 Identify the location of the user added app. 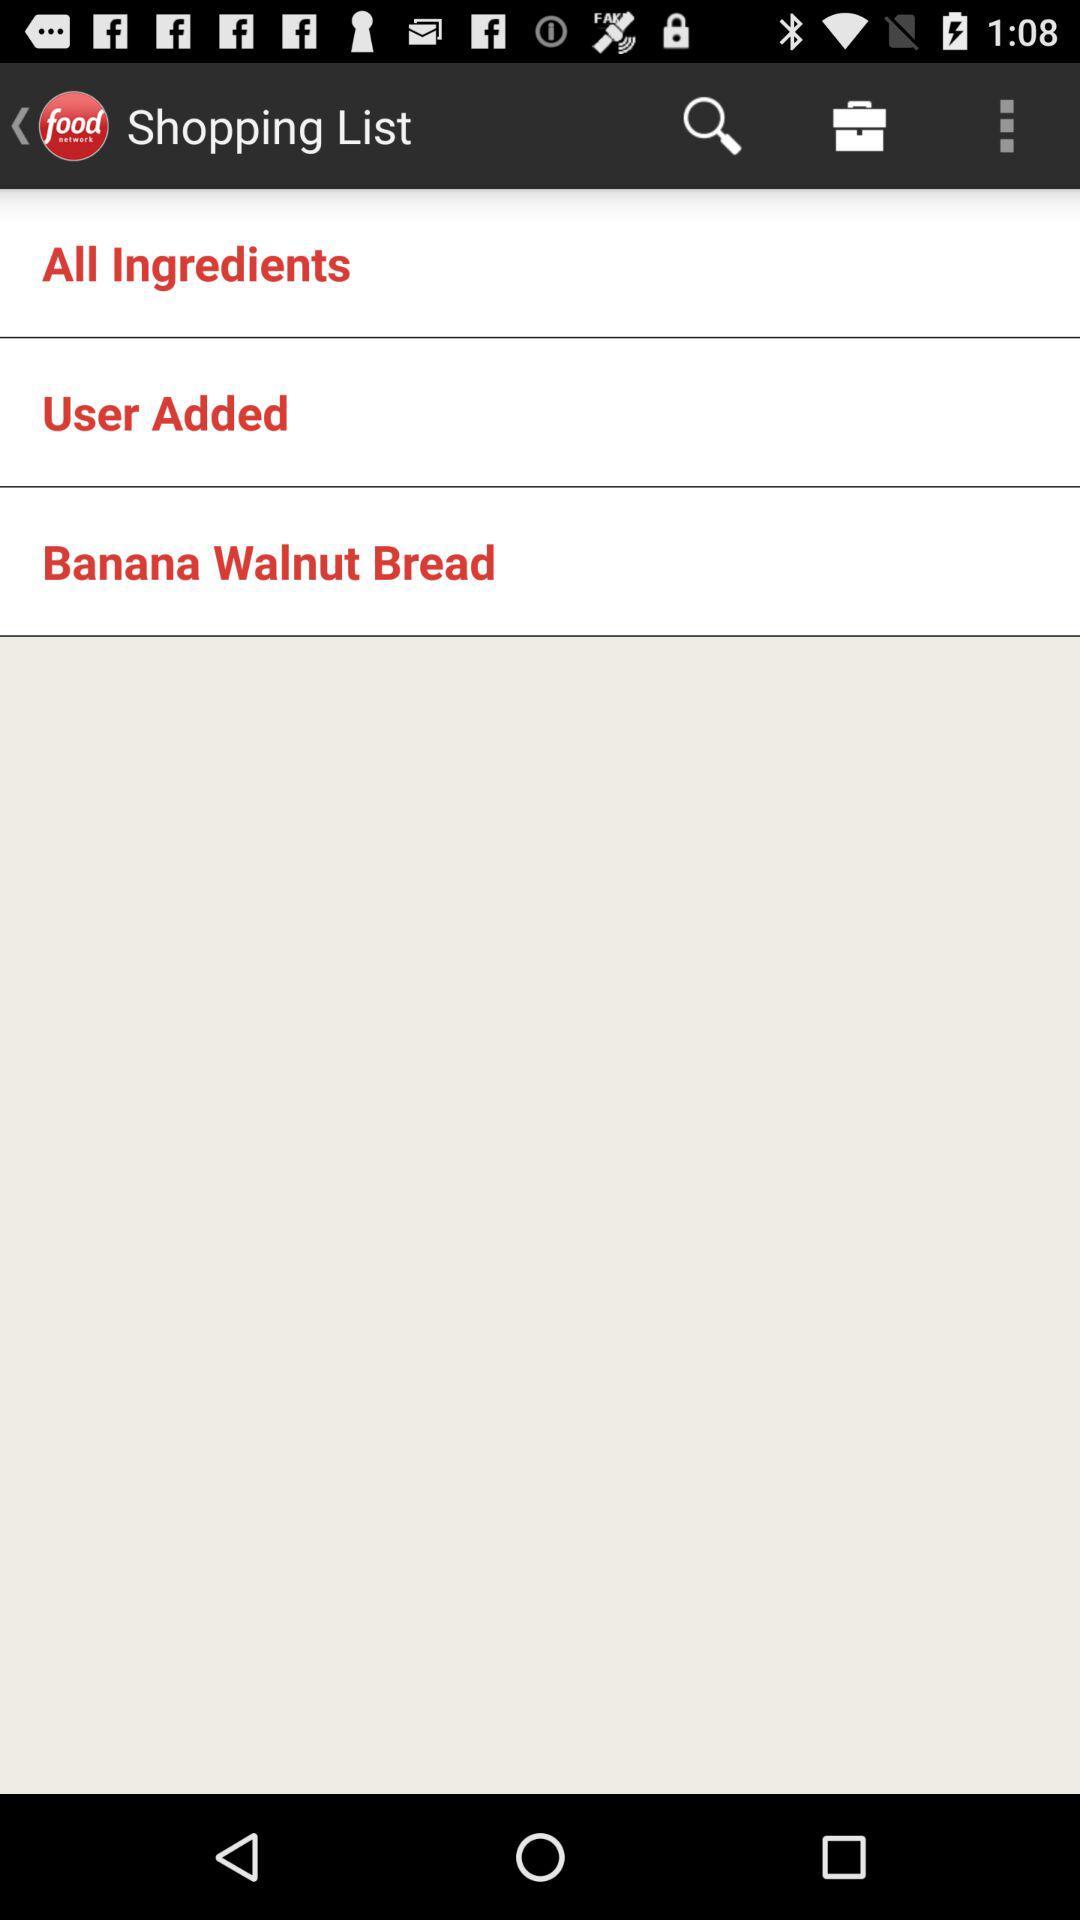
(164, 411).